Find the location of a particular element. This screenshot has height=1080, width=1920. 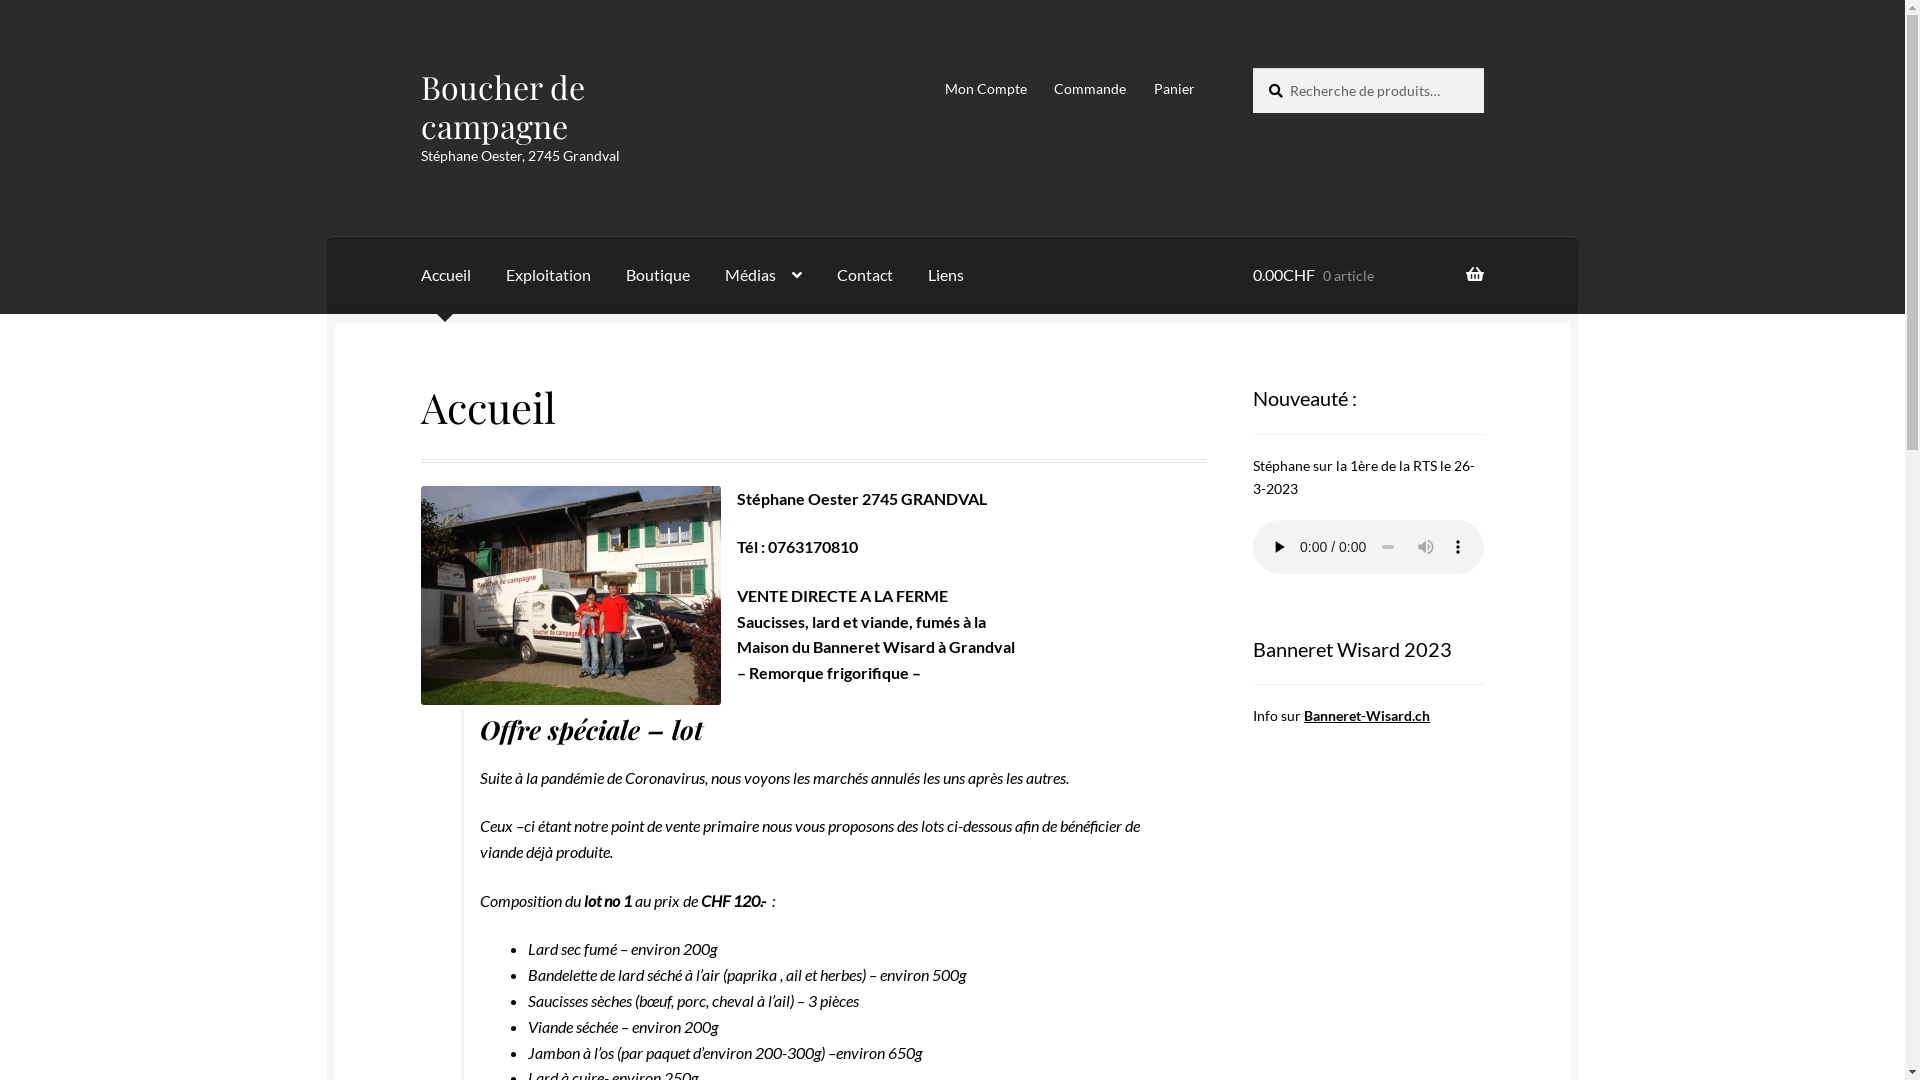

'Accueil' is located at coordinates (445, 274).